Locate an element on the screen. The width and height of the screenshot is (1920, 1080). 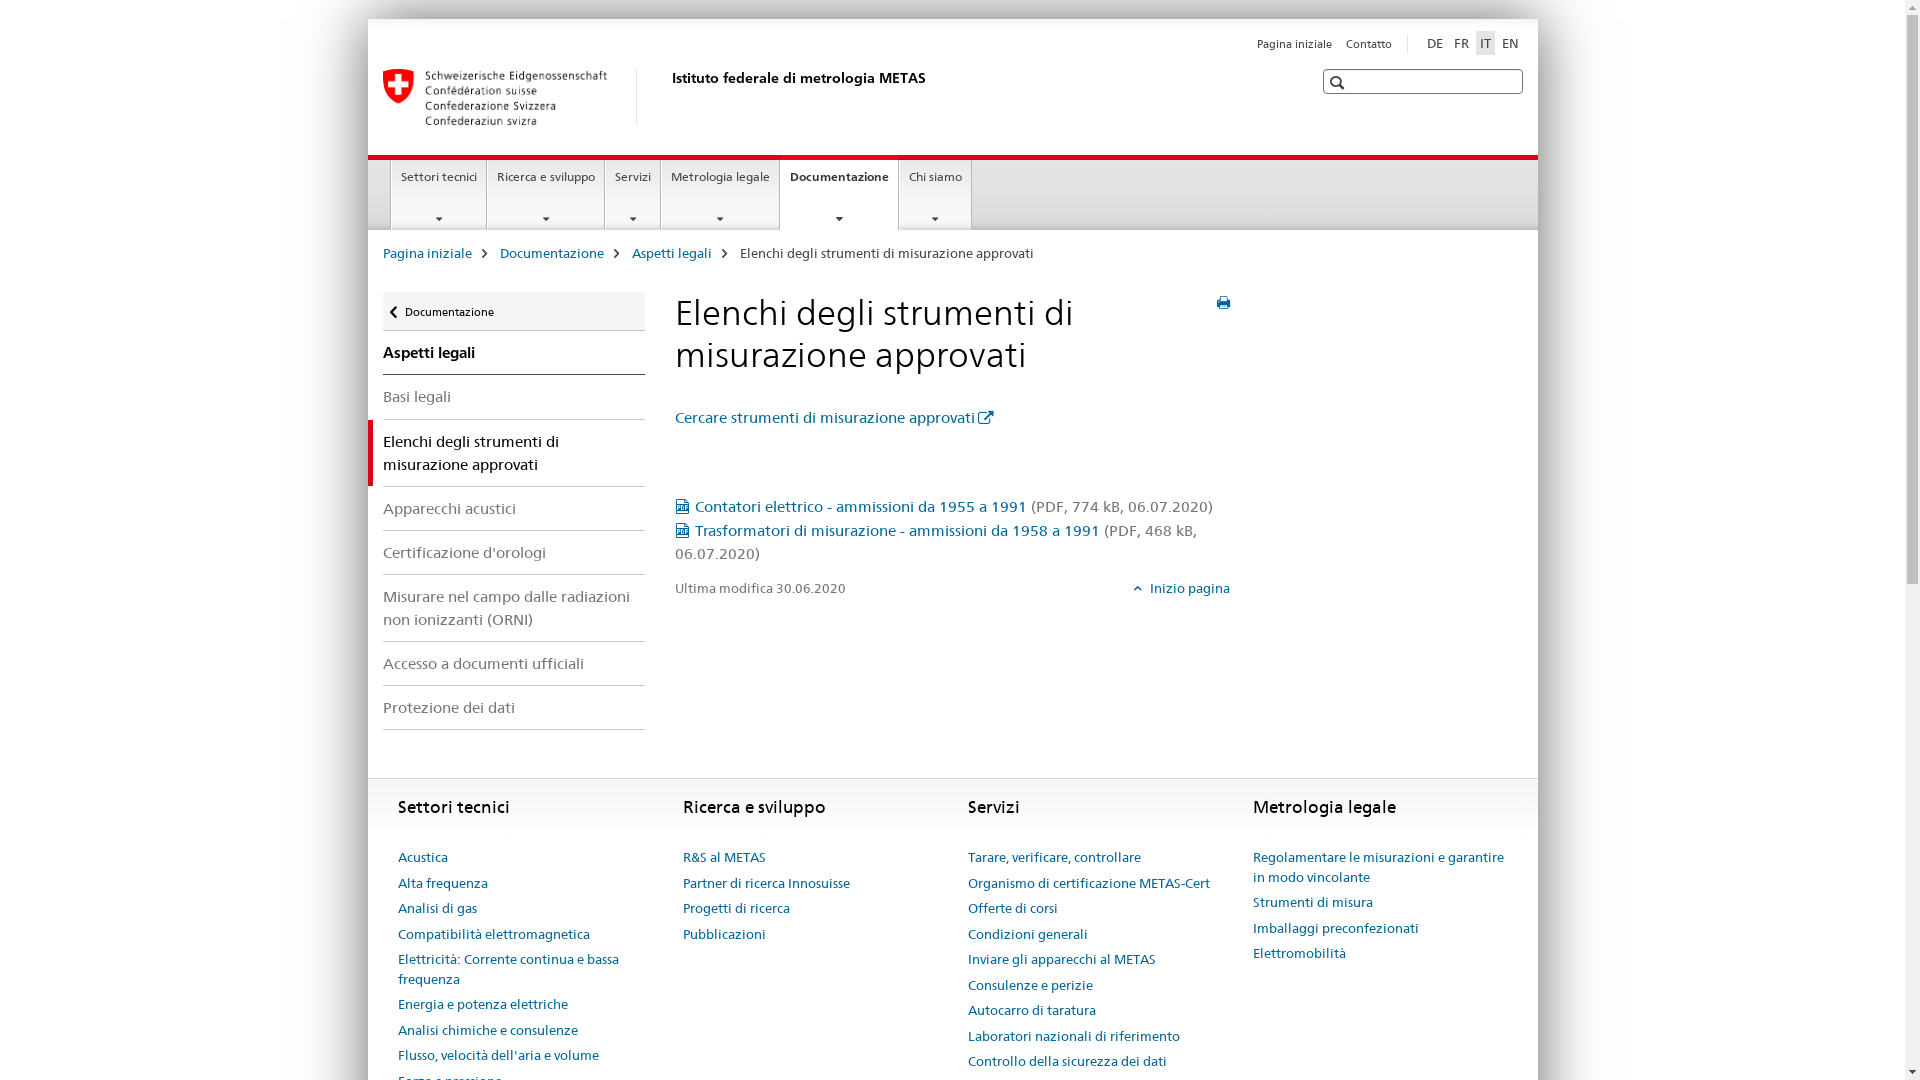
'Certificazione d'orologi' is located at coordinates (382, 552).